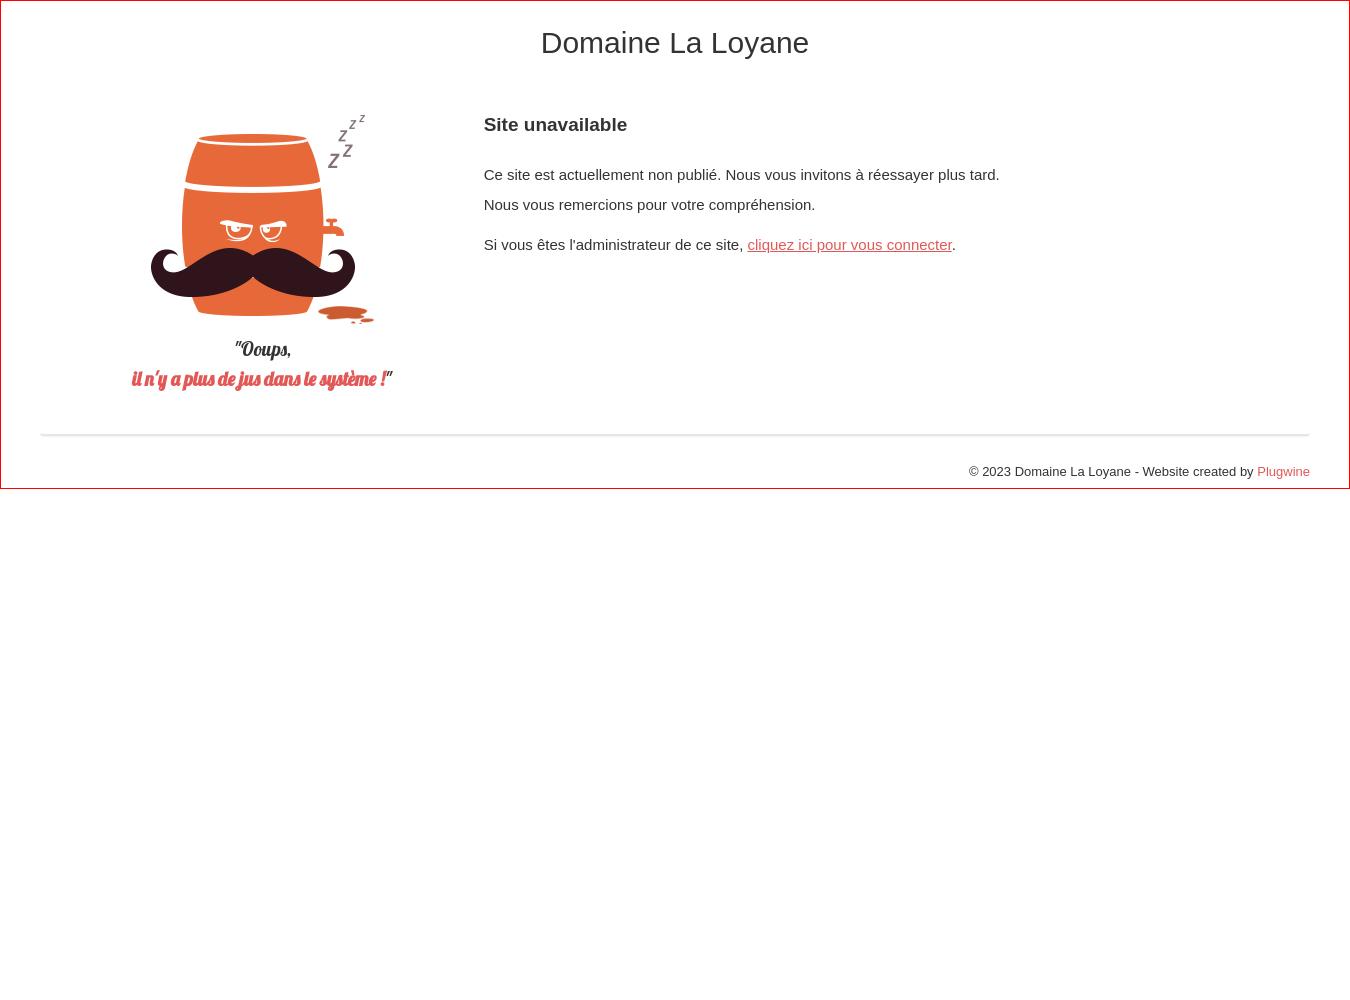 Image resolution: width=1350 pixels, height=1000 pixels. Describe the element at coordinates (615, 243) in the screenshot. I see `'Si vous êtes l'administrateur de ce site,'` at that location.